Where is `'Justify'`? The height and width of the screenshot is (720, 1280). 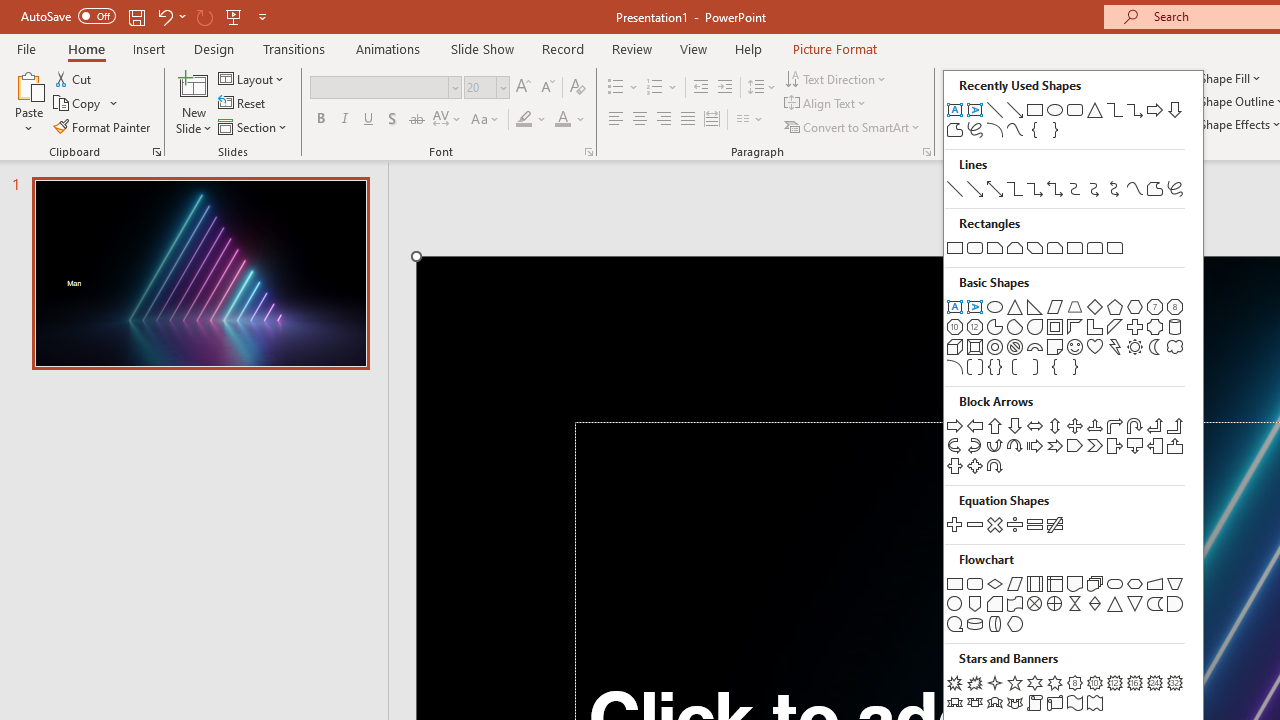 'Justify' is located at coordinates (688, 119).